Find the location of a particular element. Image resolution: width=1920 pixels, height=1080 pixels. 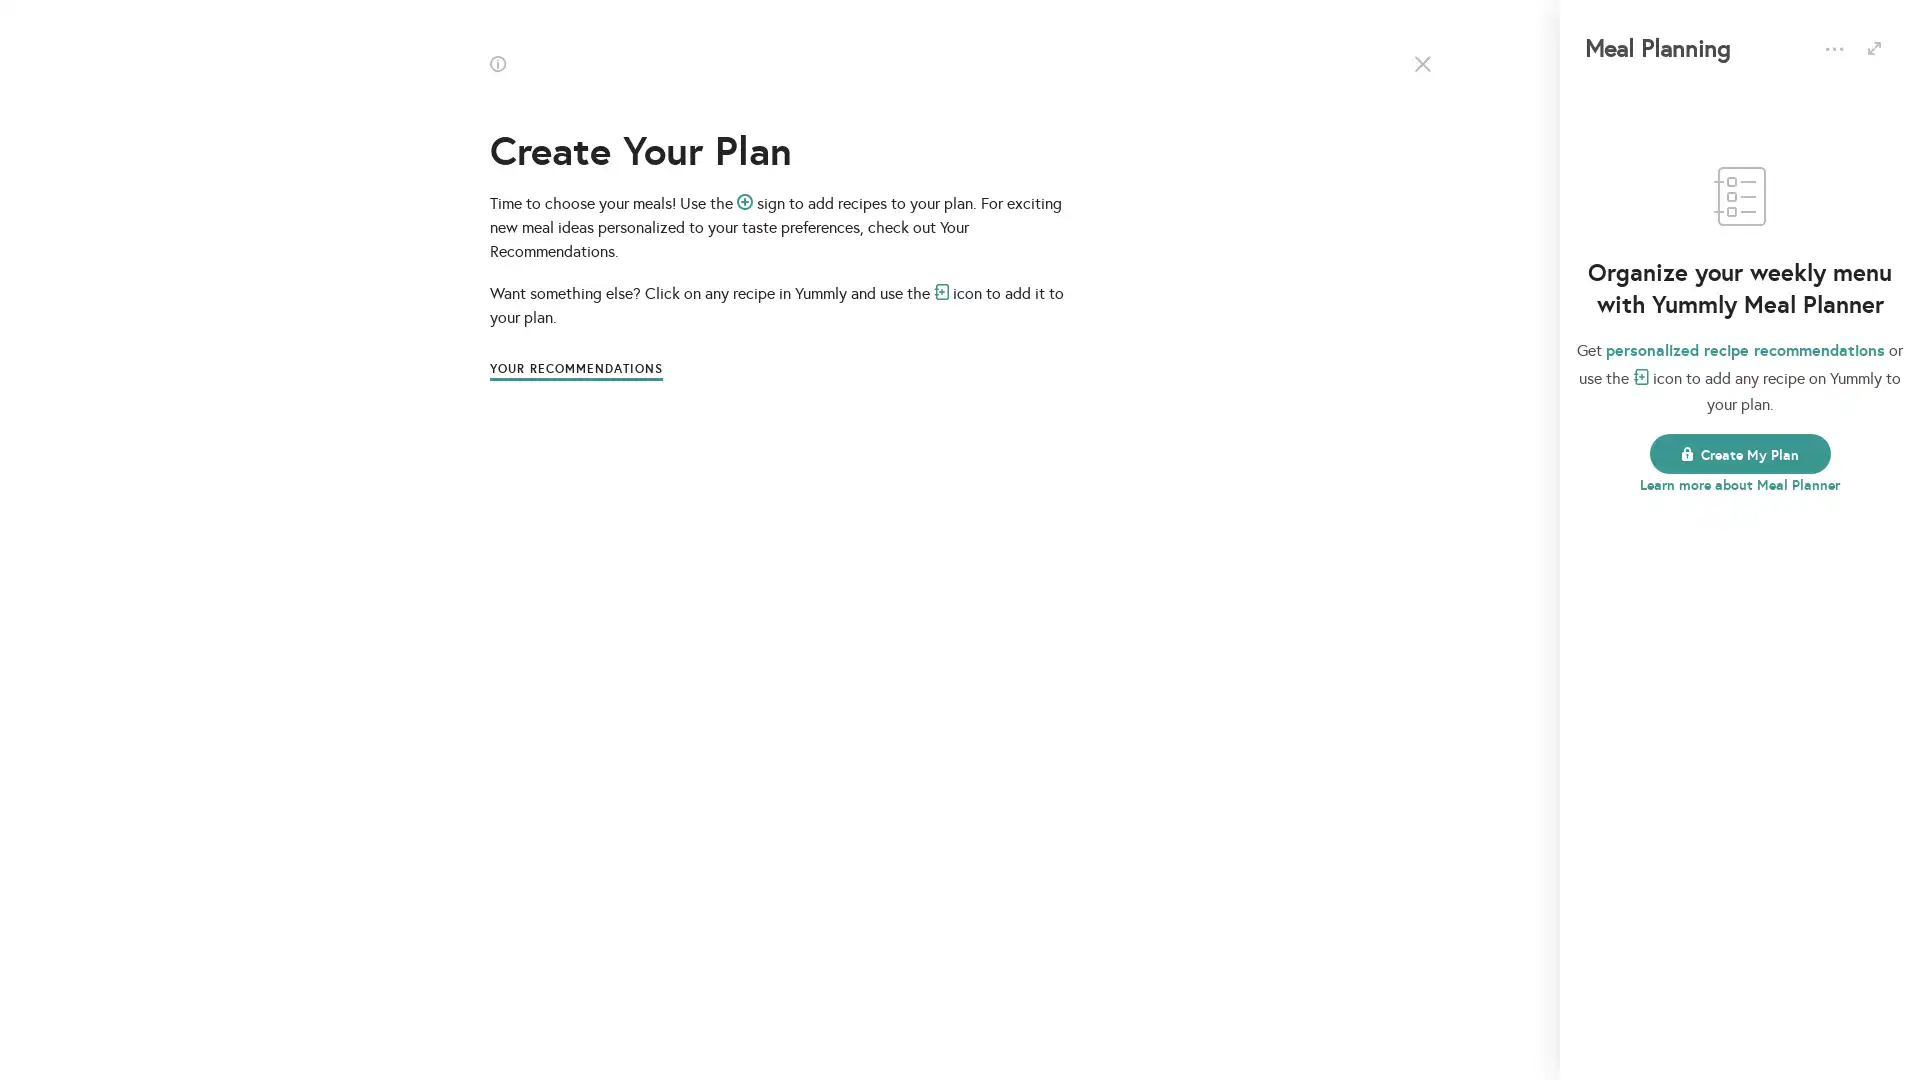

Vegetarian is located at coordinates (820, 411).